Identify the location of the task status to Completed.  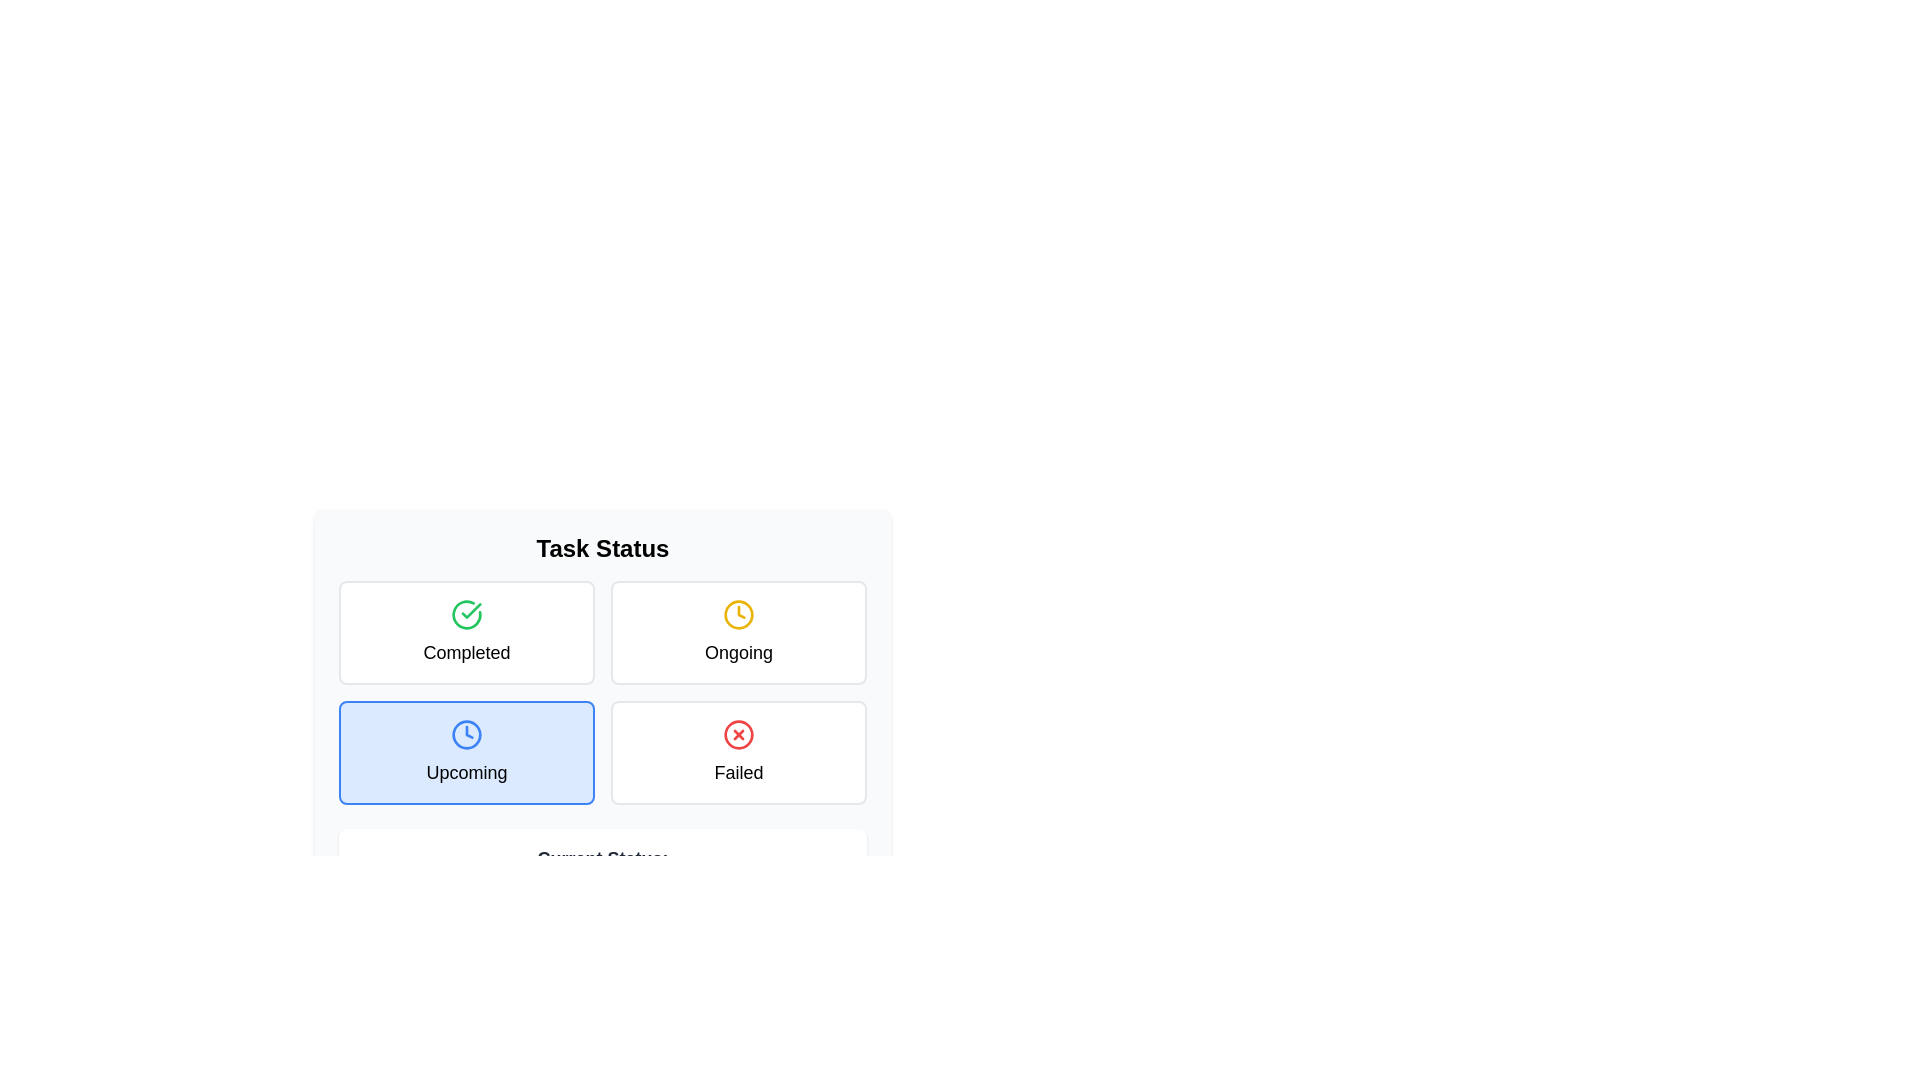
(465, 632).